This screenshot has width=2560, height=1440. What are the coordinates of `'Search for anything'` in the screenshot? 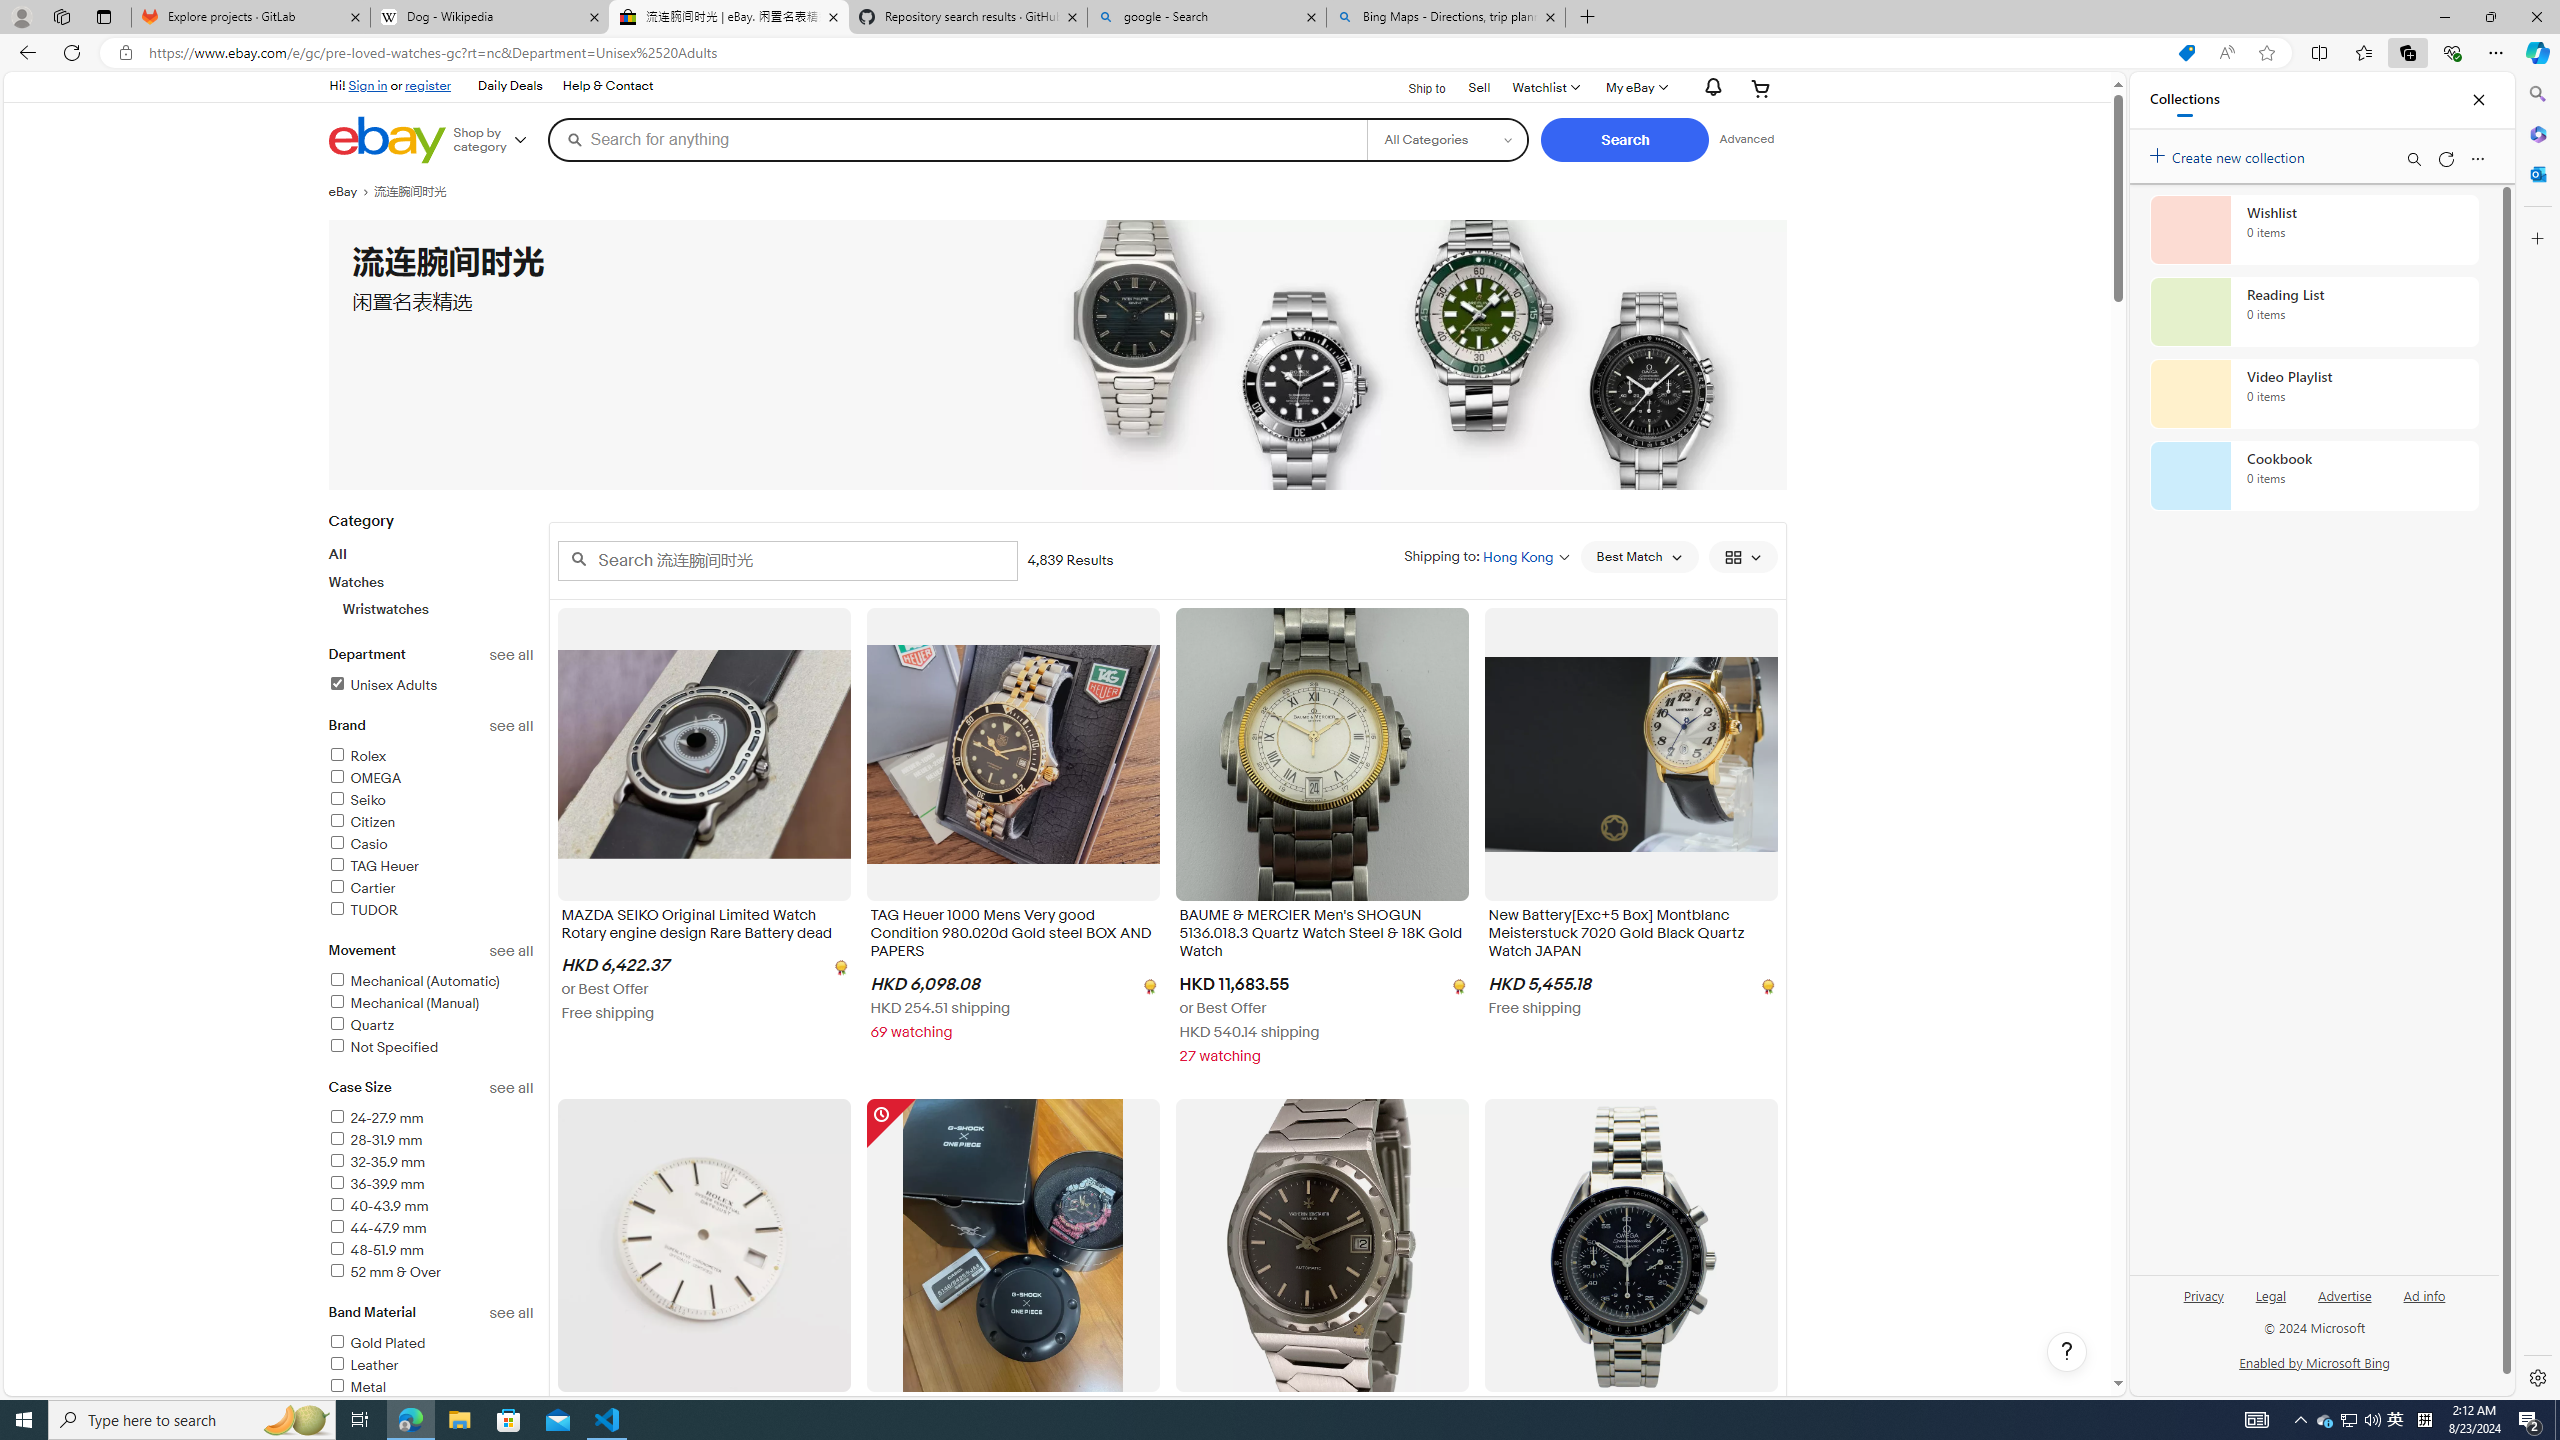 It's located at (957, 138).